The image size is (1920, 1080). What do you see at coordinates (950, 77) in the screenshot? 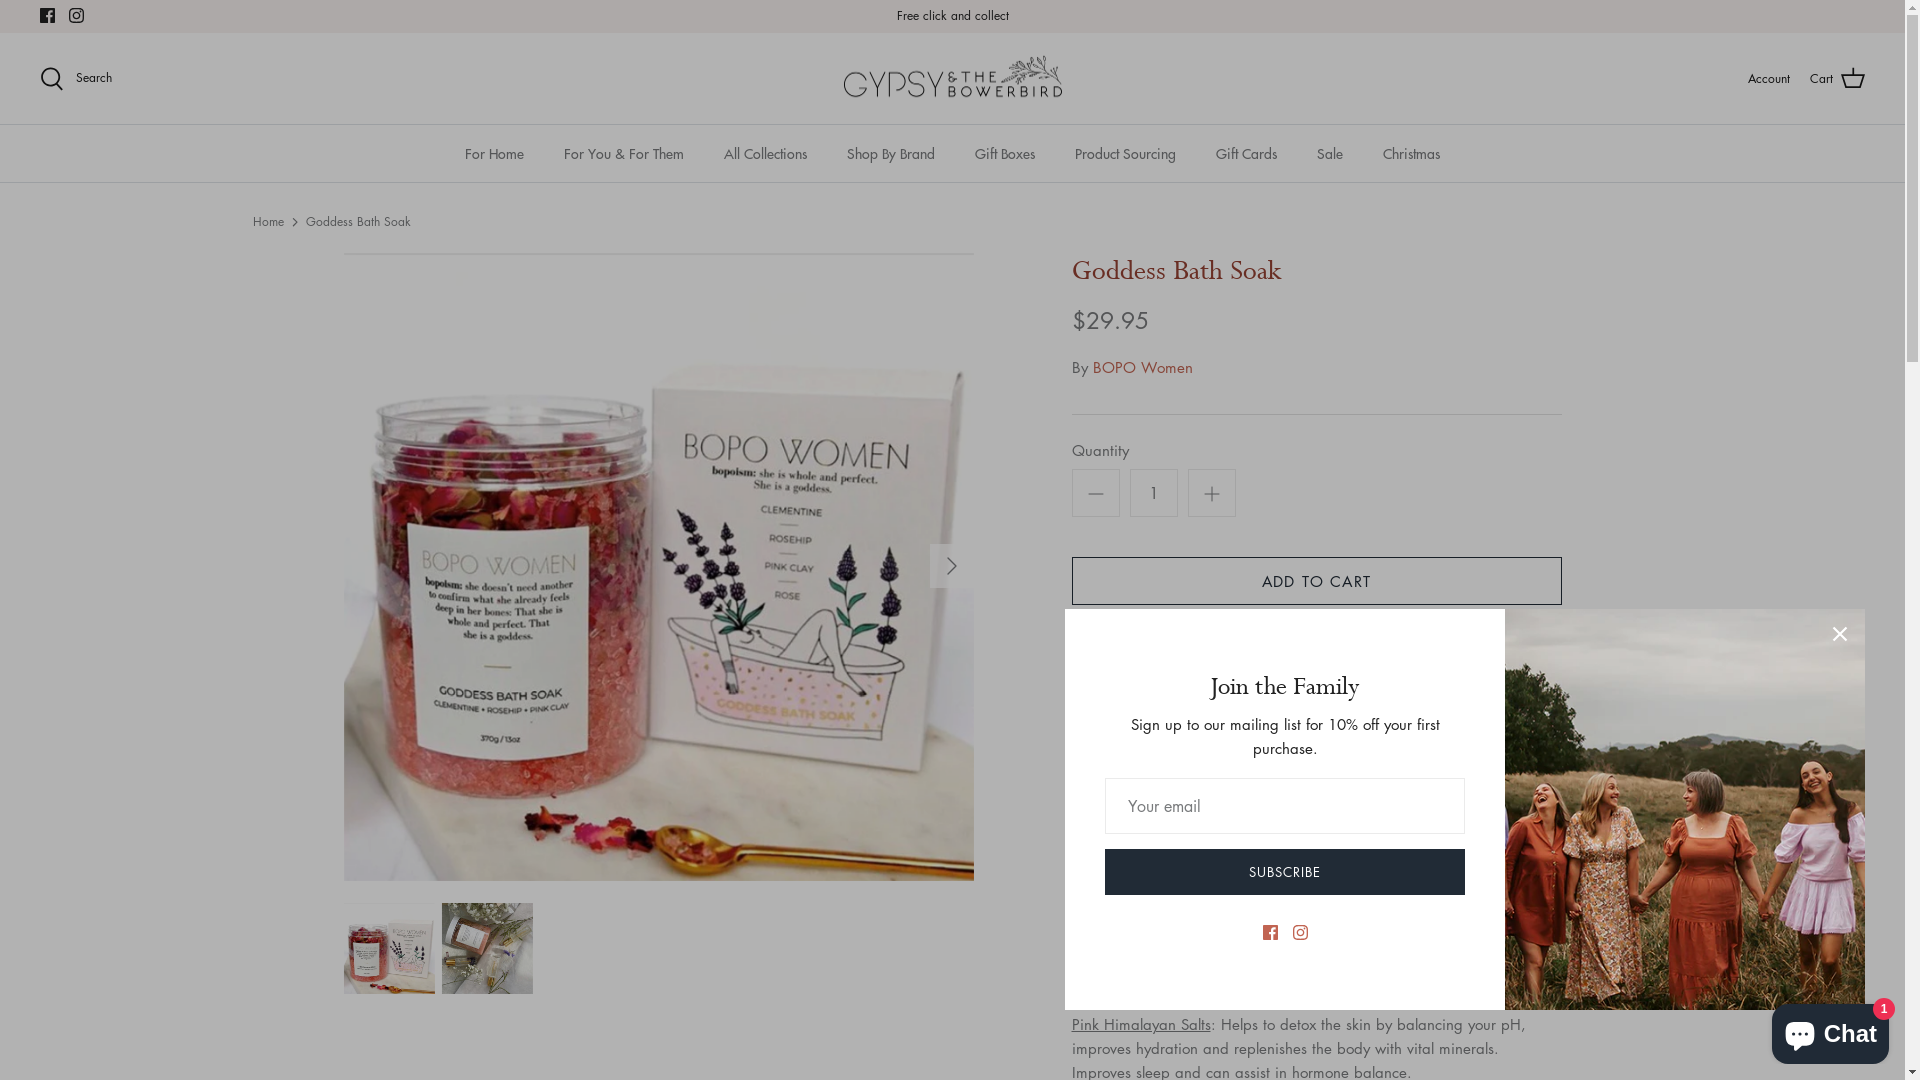
I see `'Gypsy and the Bowerbird'` at bounding box center [950, 77].